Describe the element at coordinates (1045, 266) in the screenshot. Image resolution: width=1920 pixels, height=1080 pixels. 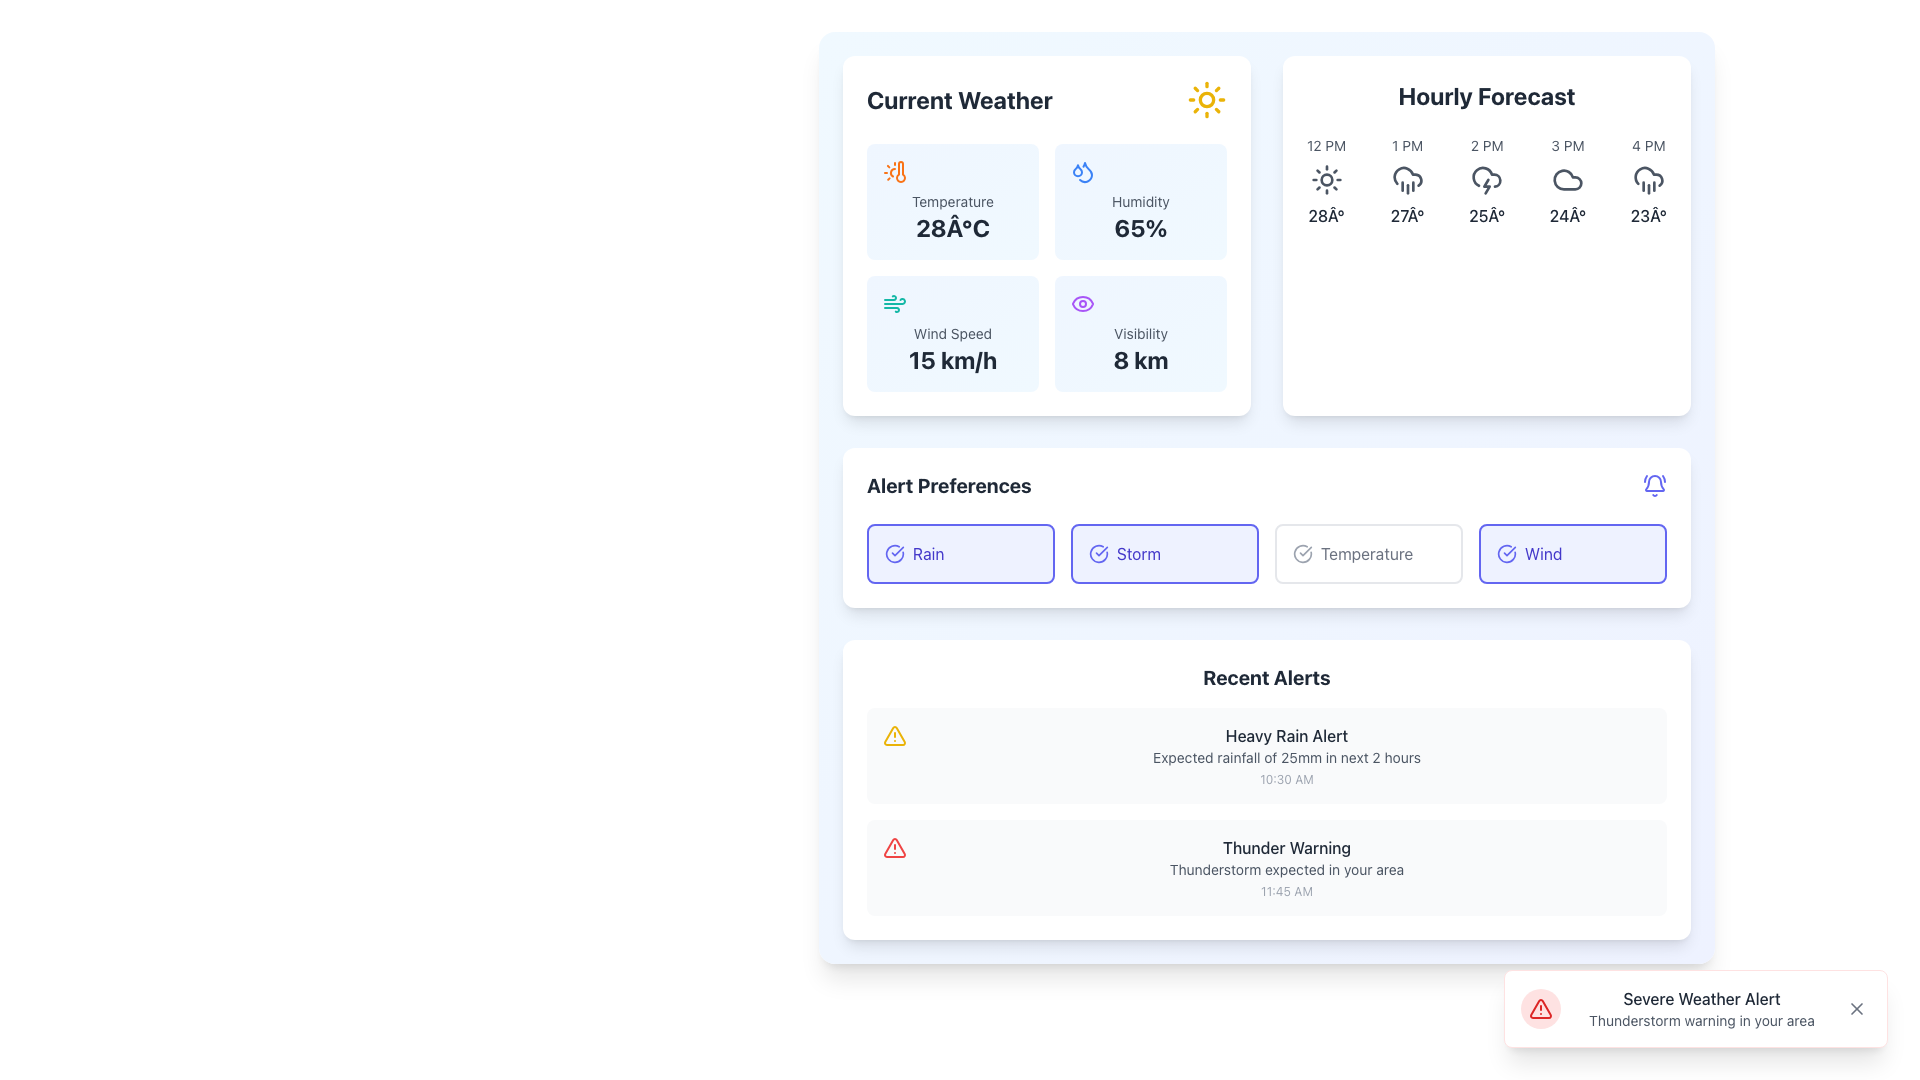
I see `weather detail components in the grid layout located directly below the 'Current Weather' title and to the left of the 'Hourly Forecast' section` at that location.